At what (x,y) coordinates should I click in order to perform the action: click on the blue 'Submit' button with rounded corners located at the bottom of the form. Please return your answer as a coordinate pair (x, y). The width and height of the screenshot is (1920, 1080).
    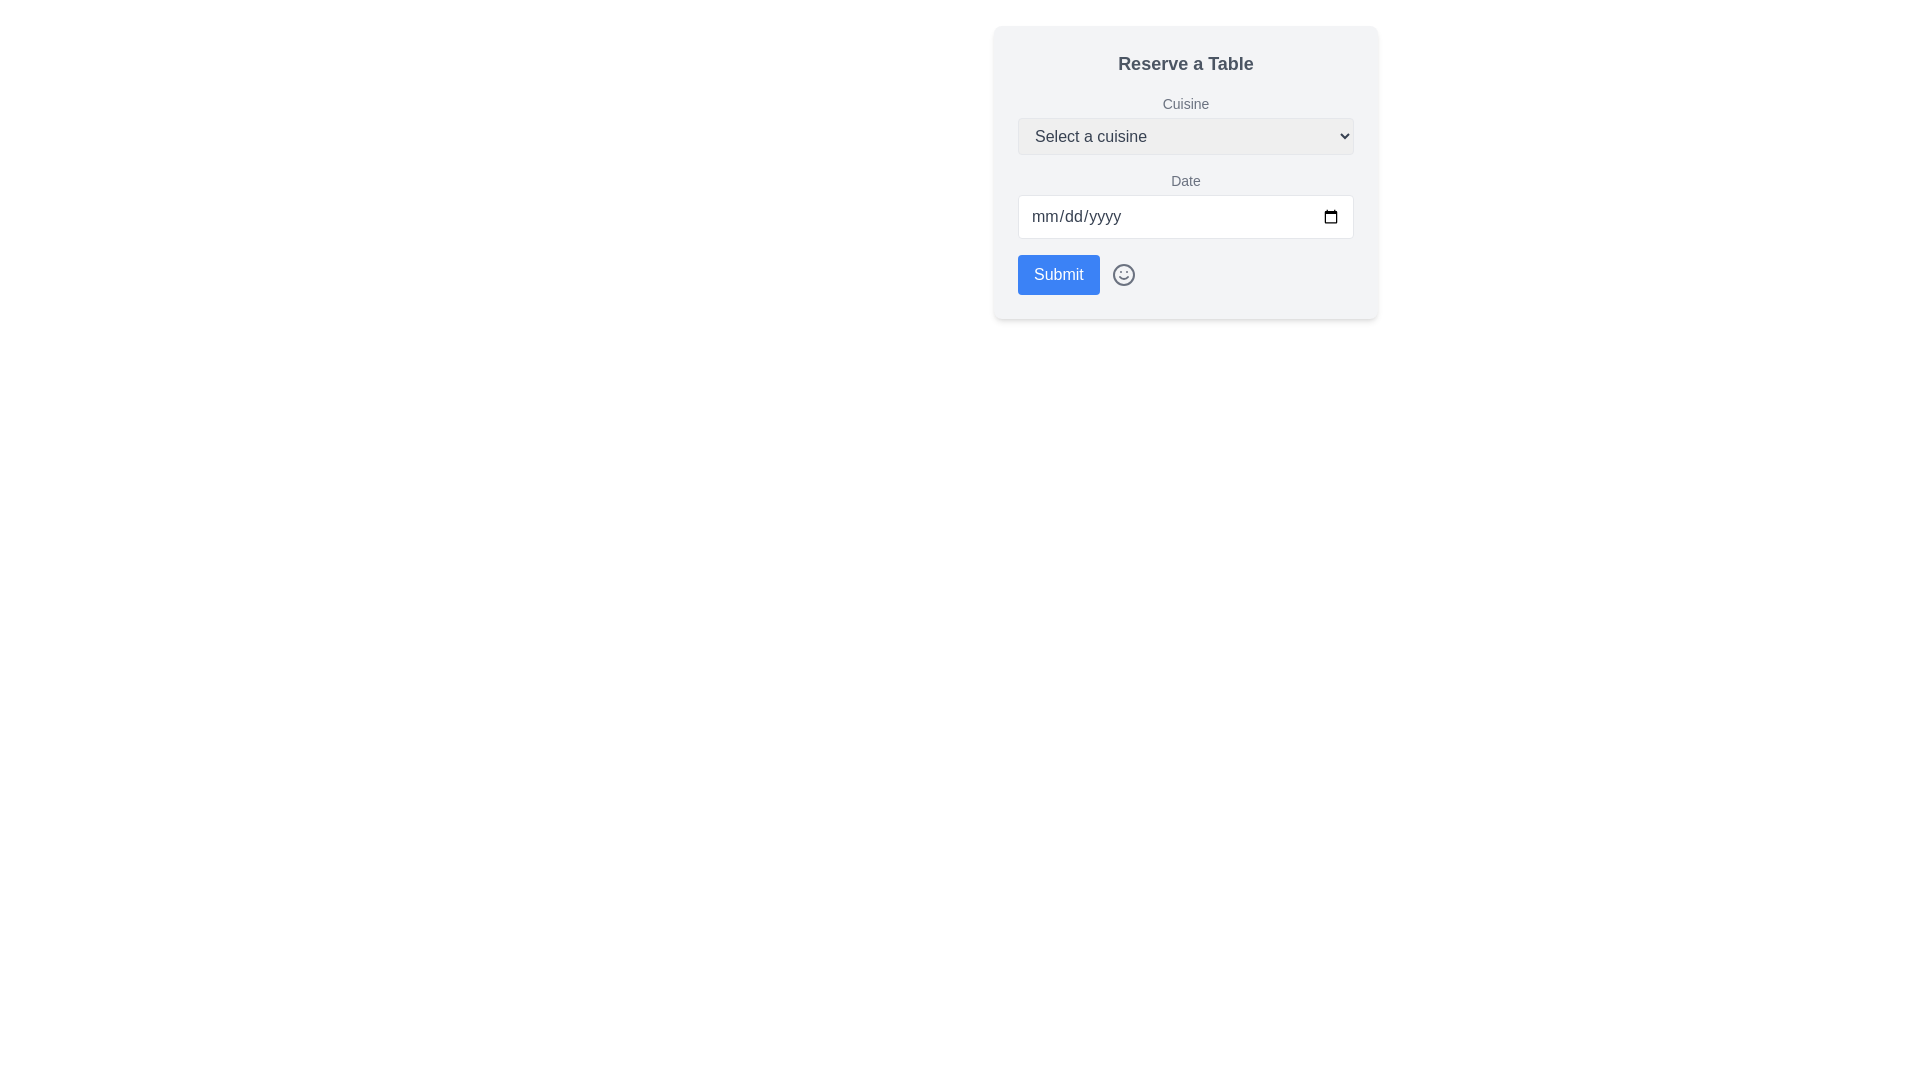
    Looking at the image, I should click on (1057, 274).